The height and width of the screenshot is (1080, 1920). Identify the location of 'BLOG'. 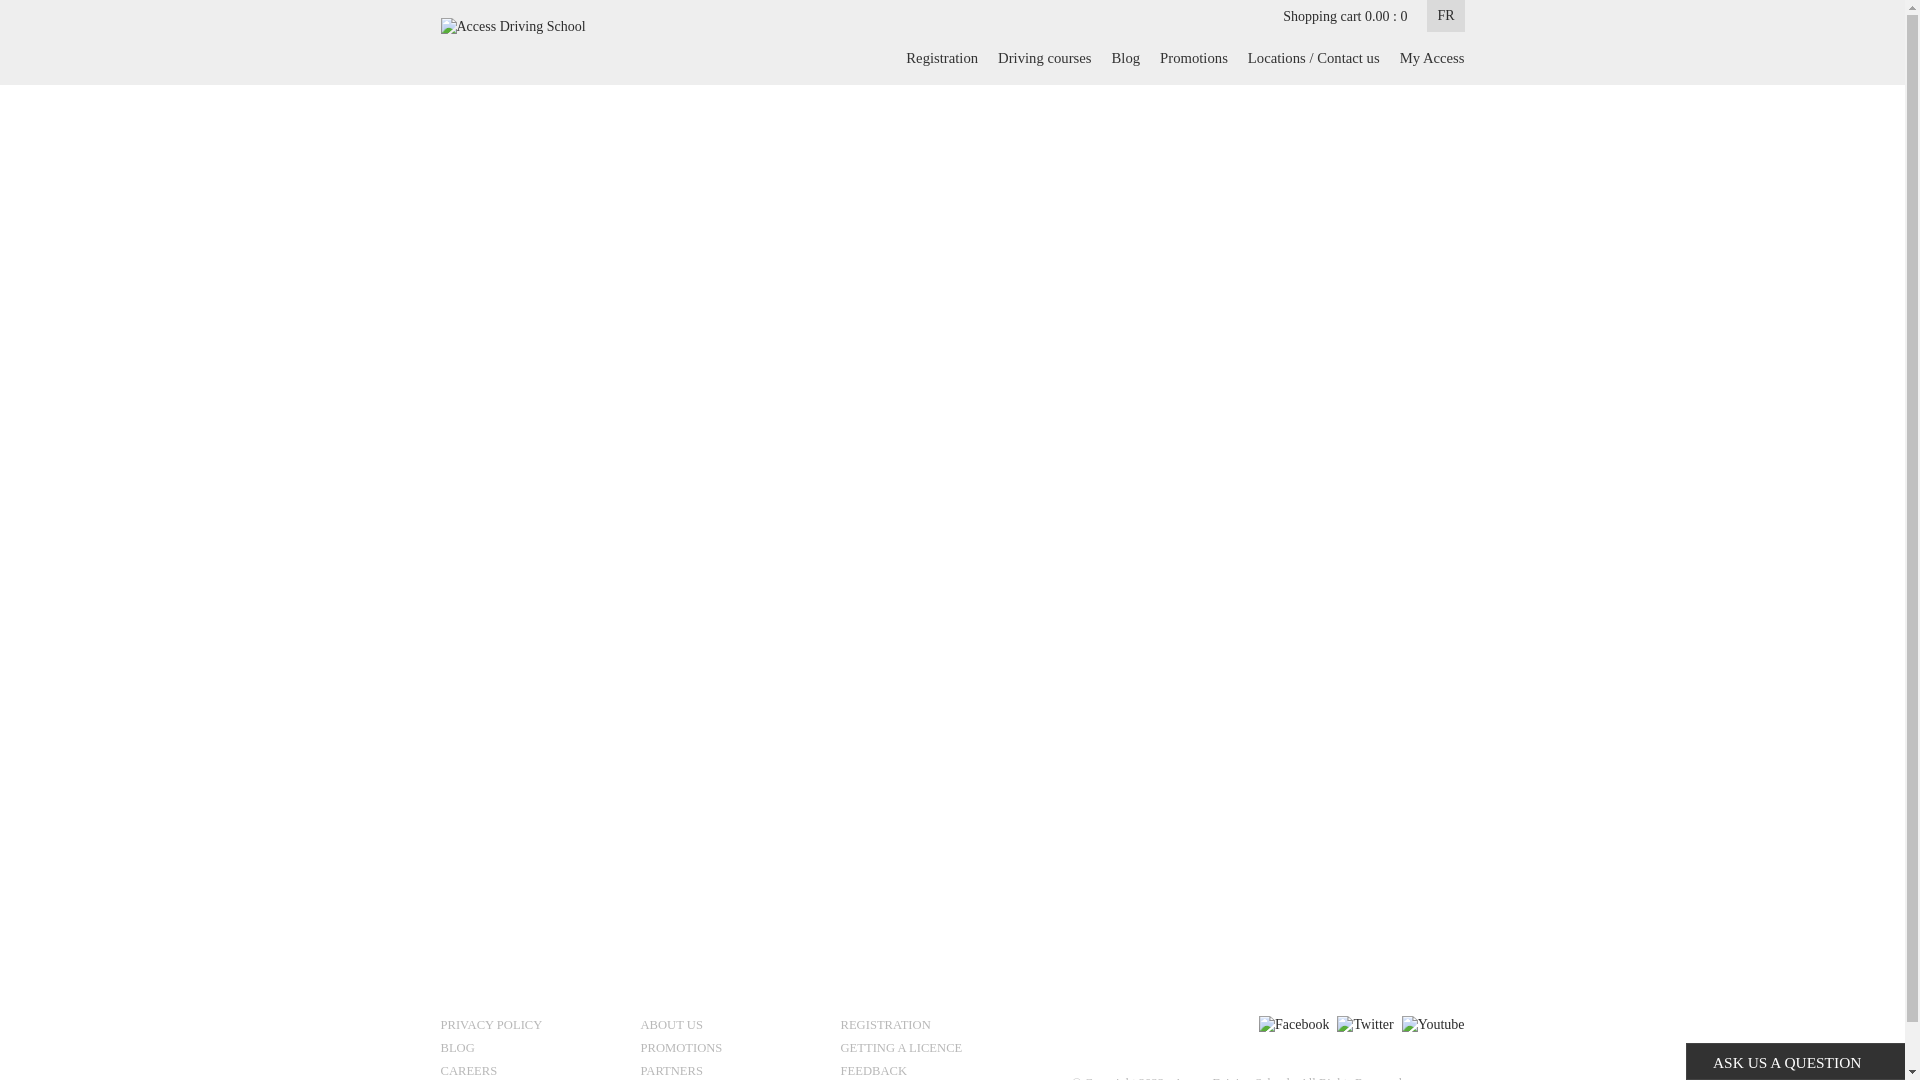
(532, 1049).